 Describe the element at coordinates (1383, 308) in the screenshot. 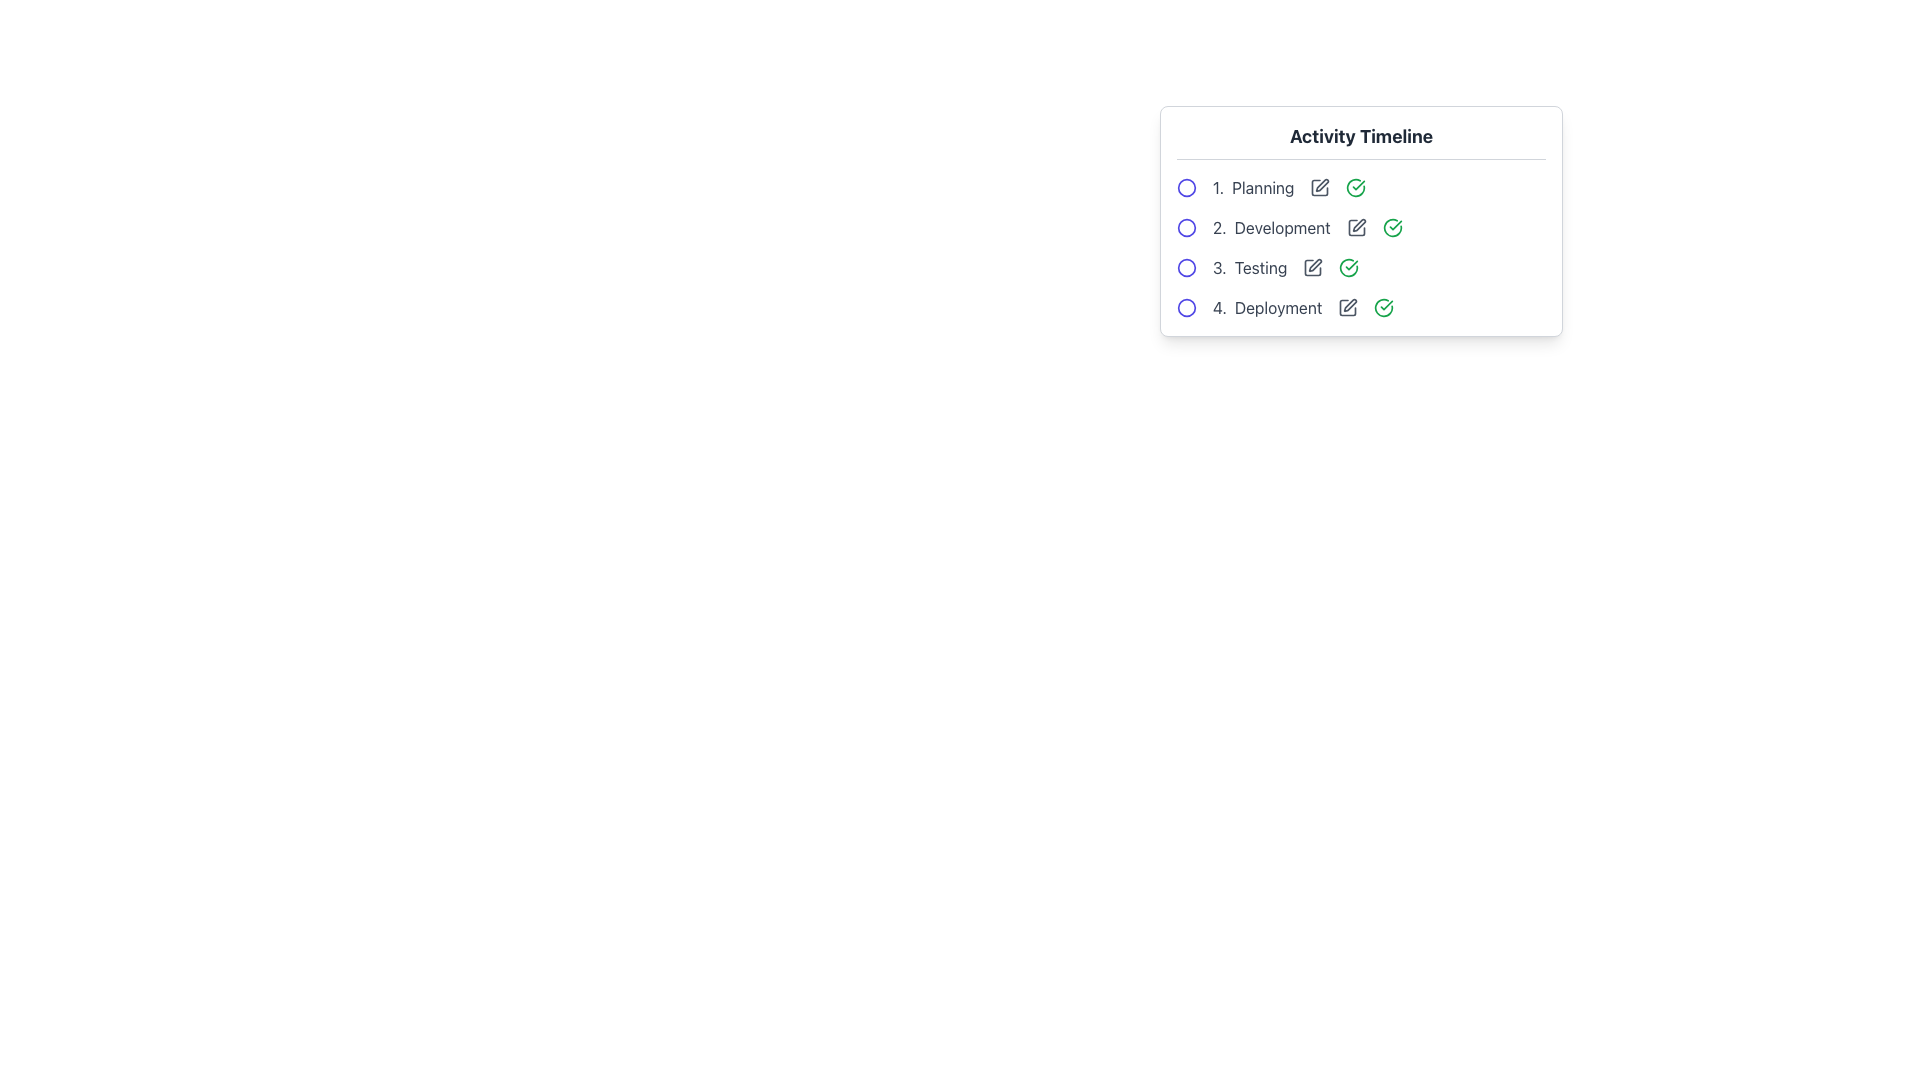

I see `the circular icon with a green checkmark inside it, which is the last item in the horizontal group of icons adjacent to the text '4. Deployment' in the 'Activity Timeline' section` at that location.